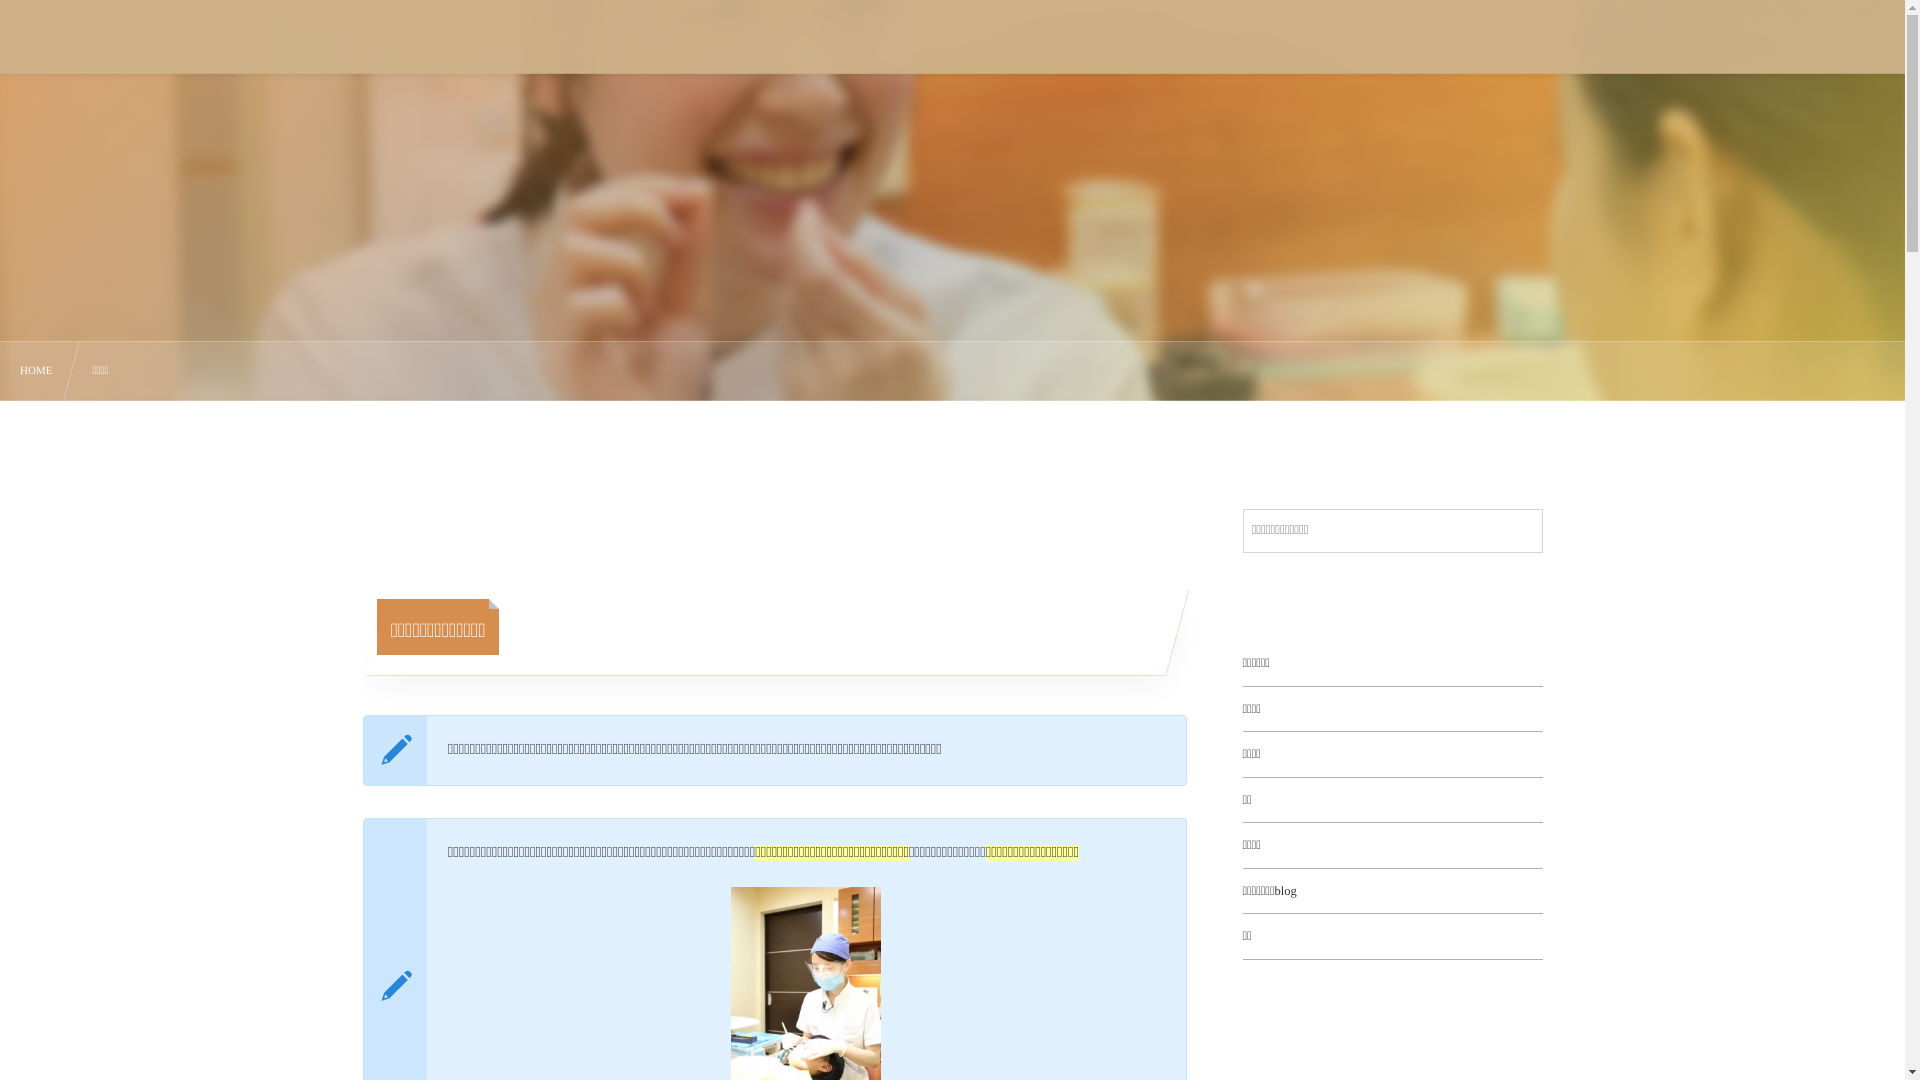  What do you see at coordinates (35, 371) in the screenshot?
I see `'HOME'` at bounding box center [35, 371].